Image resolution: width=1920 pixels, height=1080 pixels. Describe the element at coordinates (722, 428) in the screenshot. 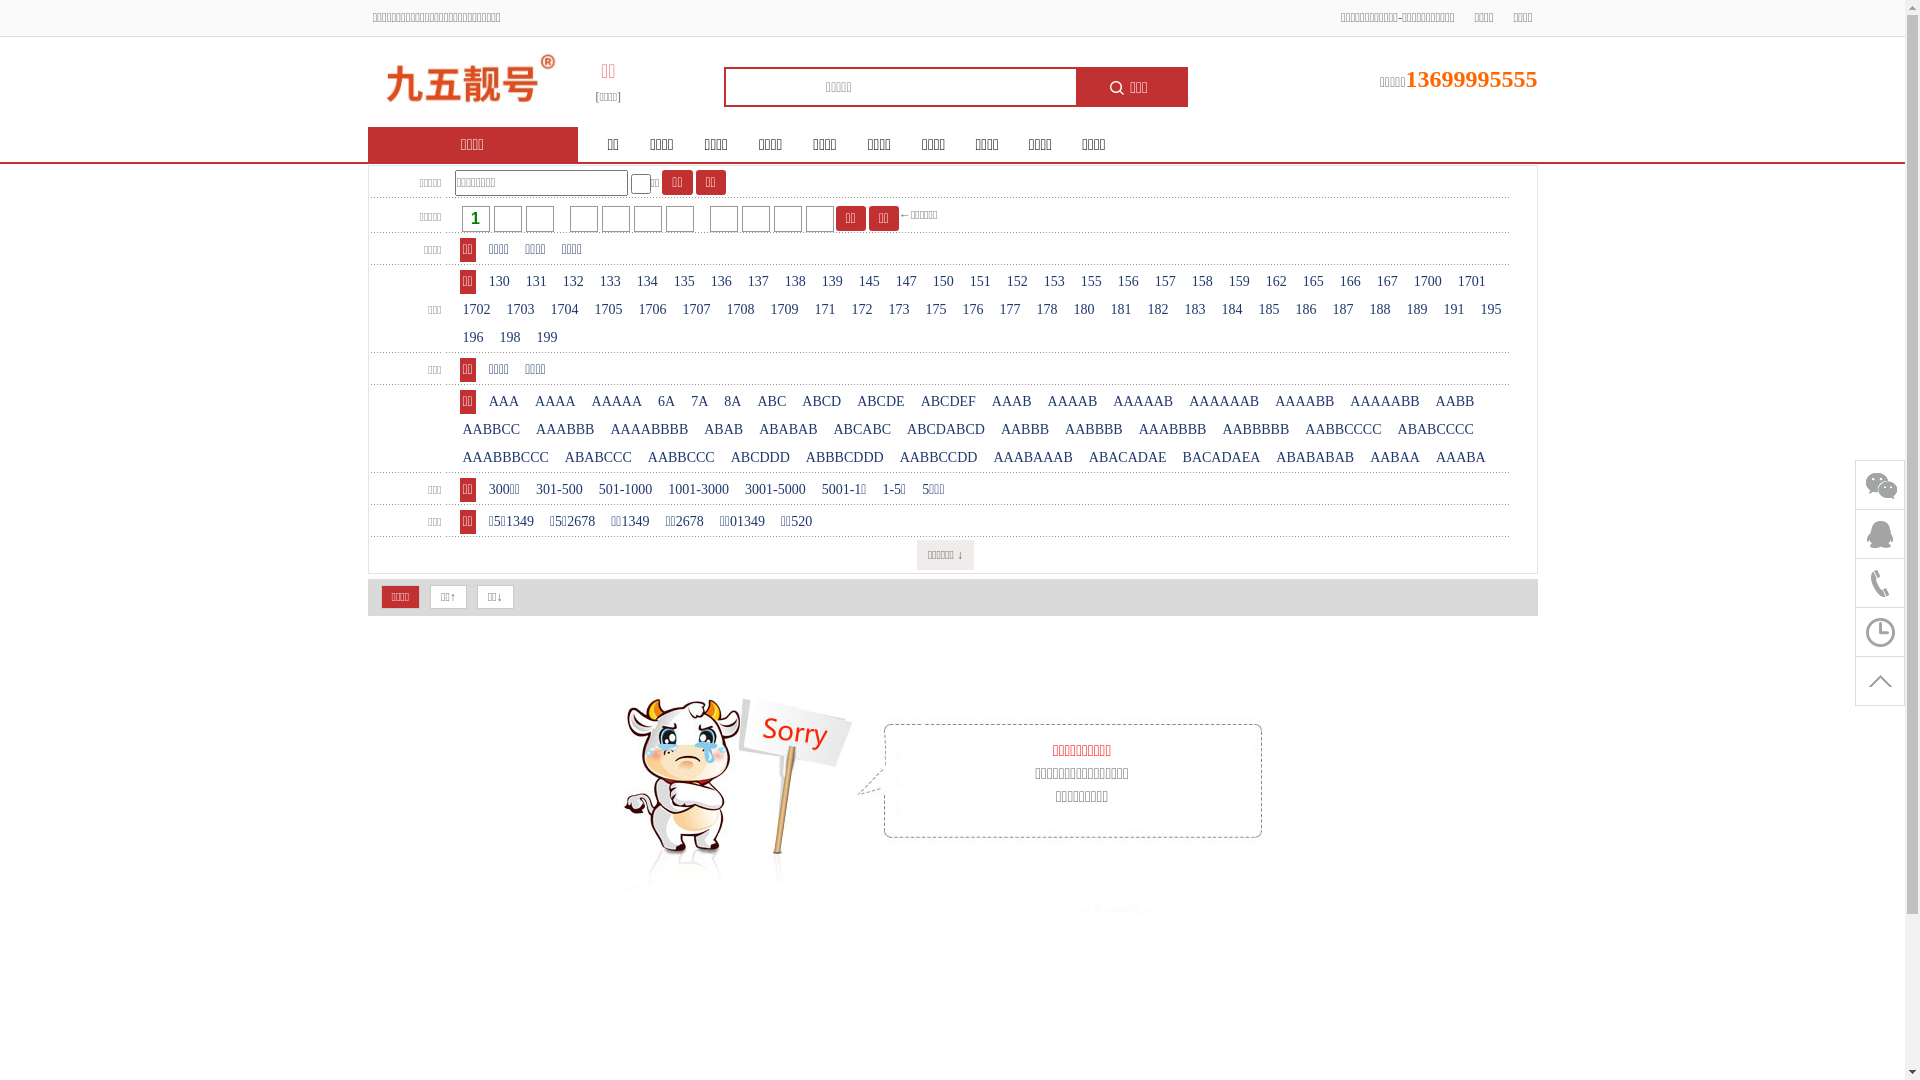

I see `'ABAB'` at that location.